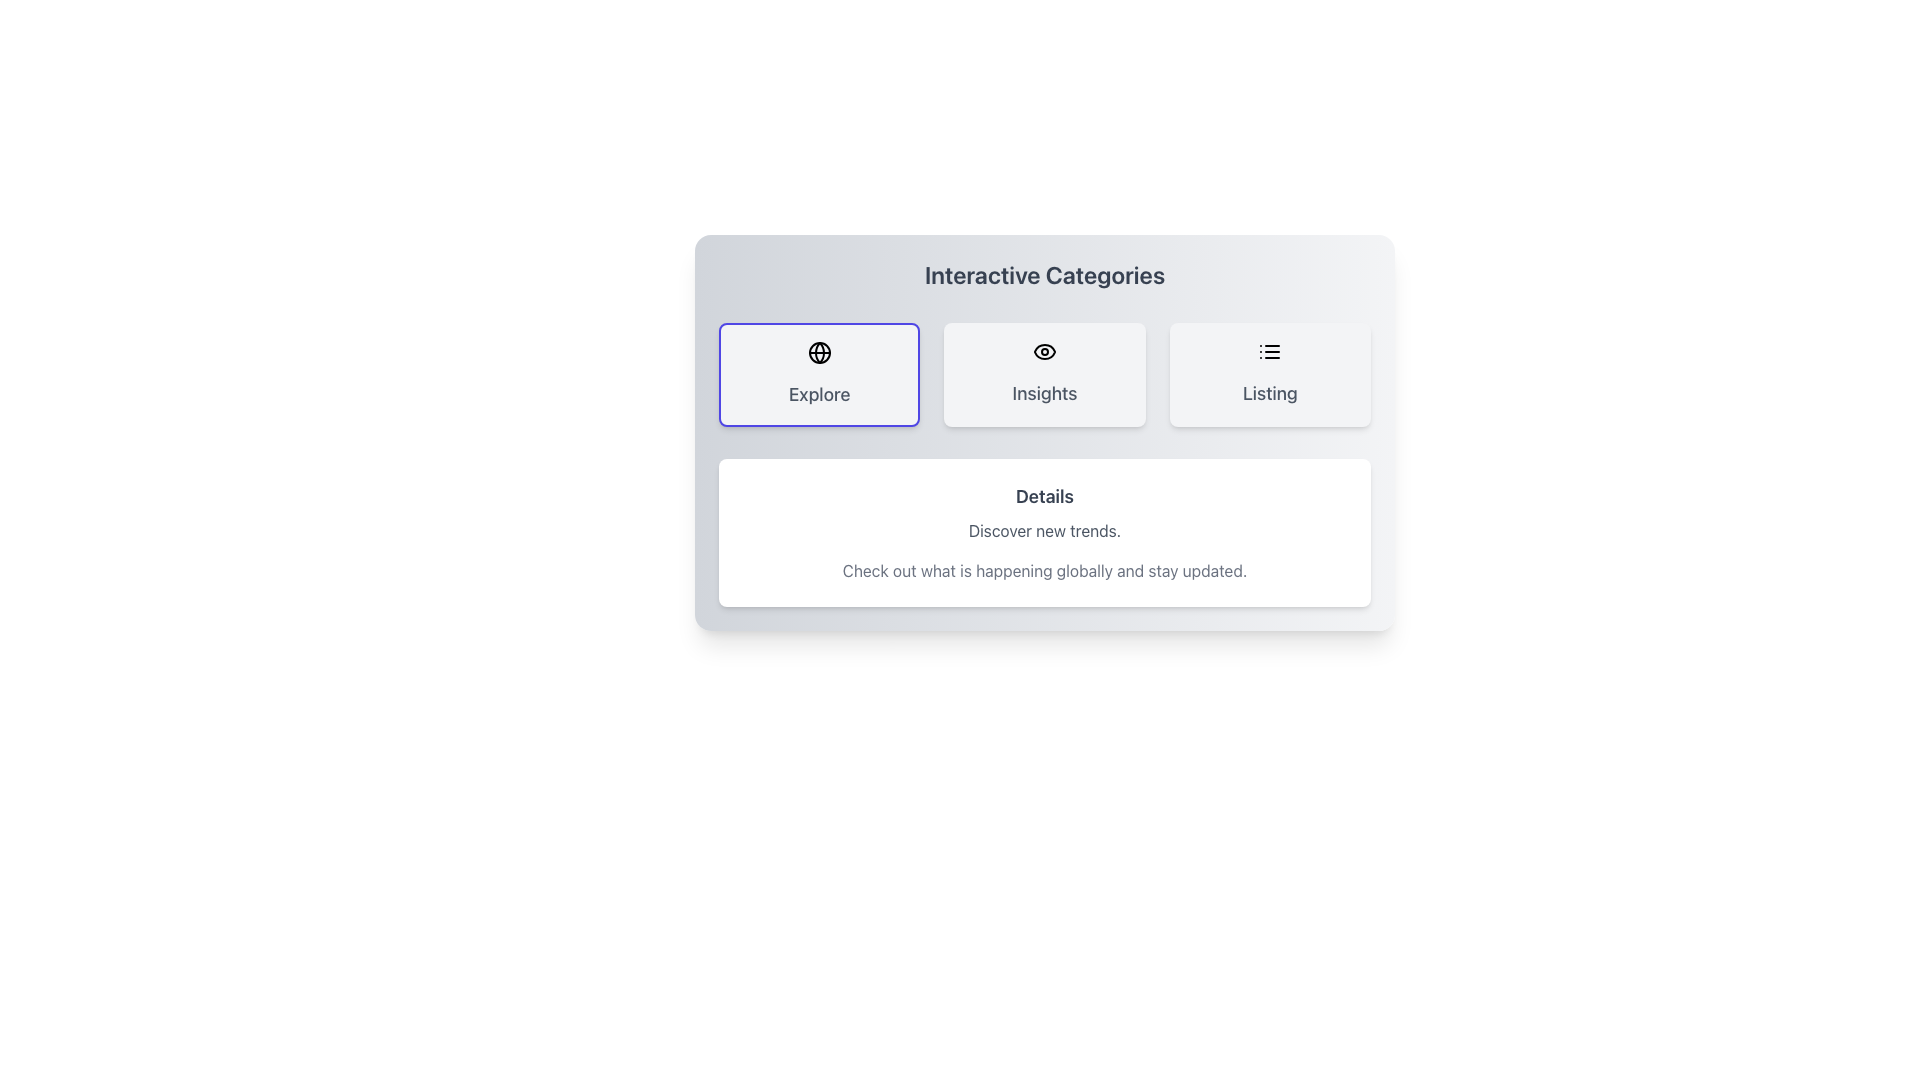 The image size is (1920, 1080). Describe the element at coordinates (1044, 393) in the screenshot. I see `text label 'Insights' which is styled in a medium-sized sans-serif font in gray color, located below an eye-like icon in the middle card of a group of three cards` at that location.